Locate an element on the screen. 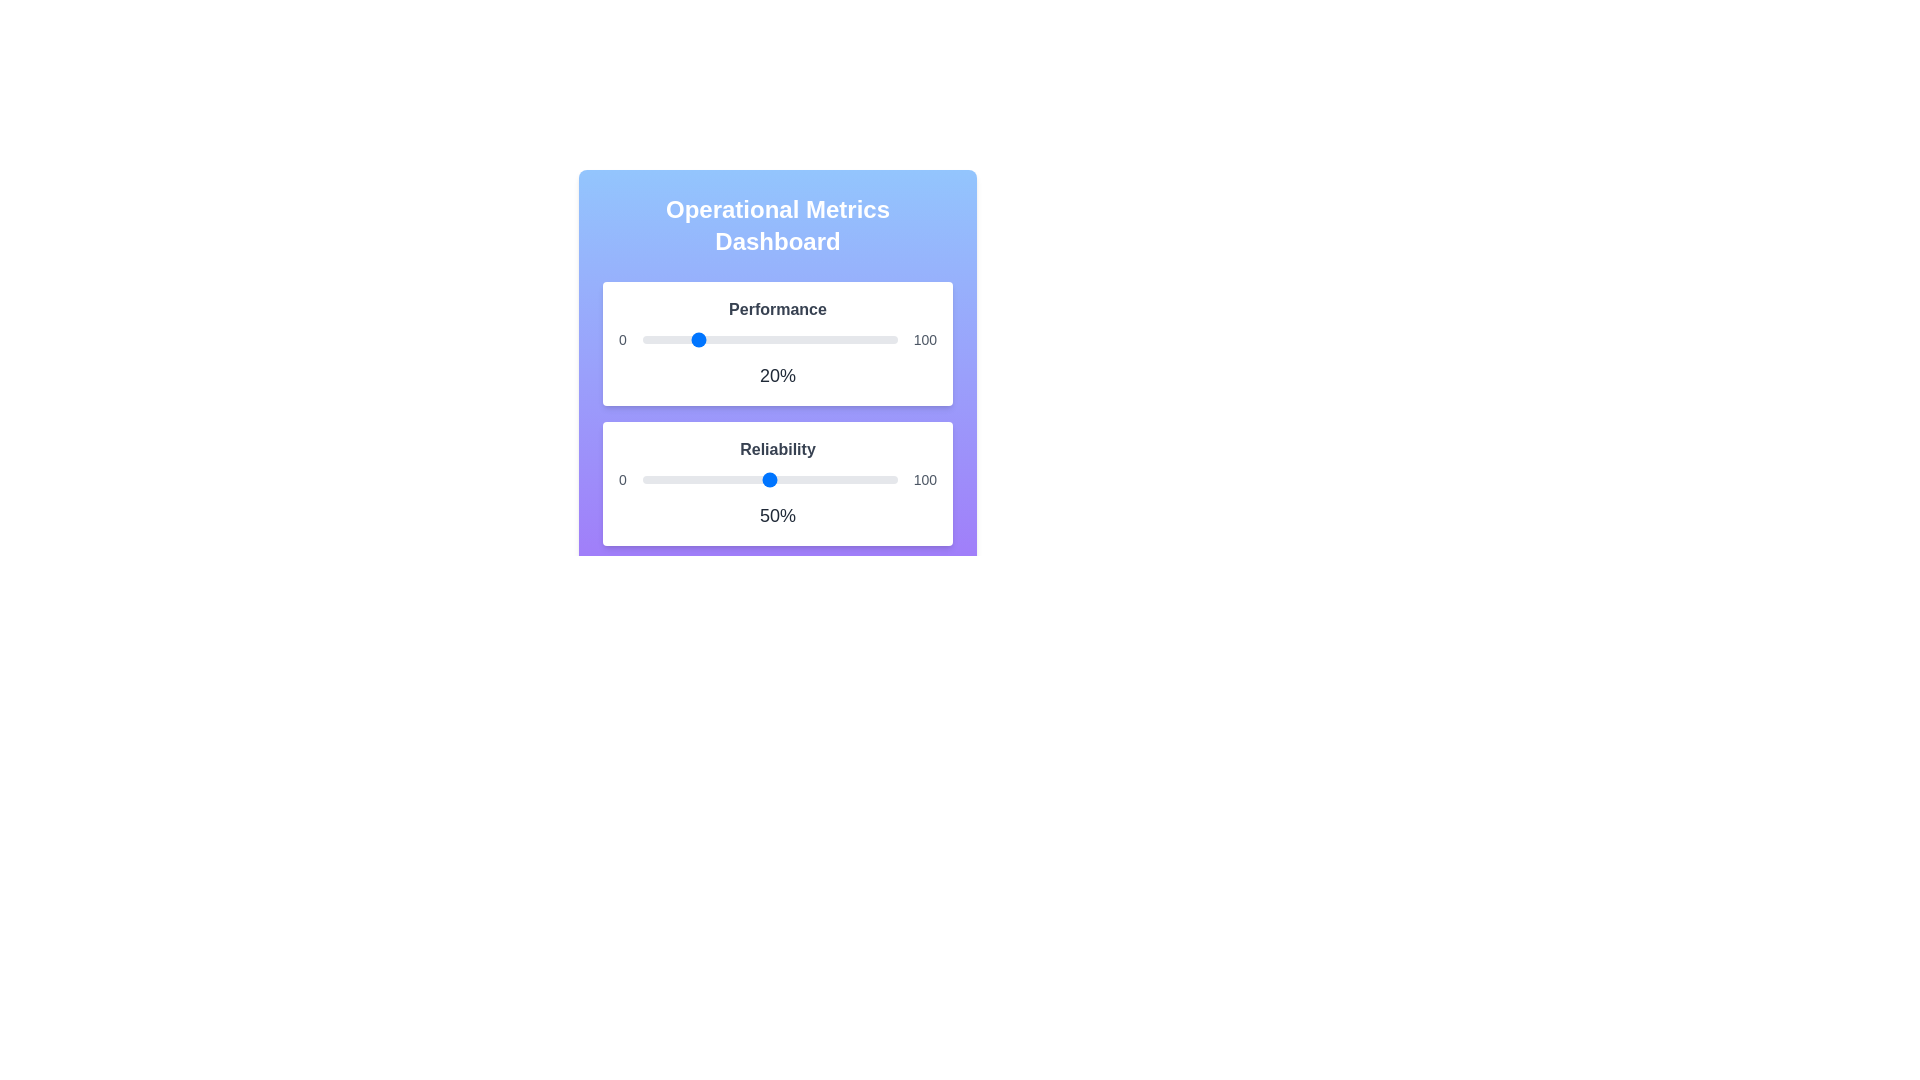 The width and height of the screenshot is (1920, 1080). the static text label indicating the maximum value (100) for the 'Reliability' slider, which is located to the right of the slider control in the bottom section of the dashboard card is located at coordinates (924, 479).